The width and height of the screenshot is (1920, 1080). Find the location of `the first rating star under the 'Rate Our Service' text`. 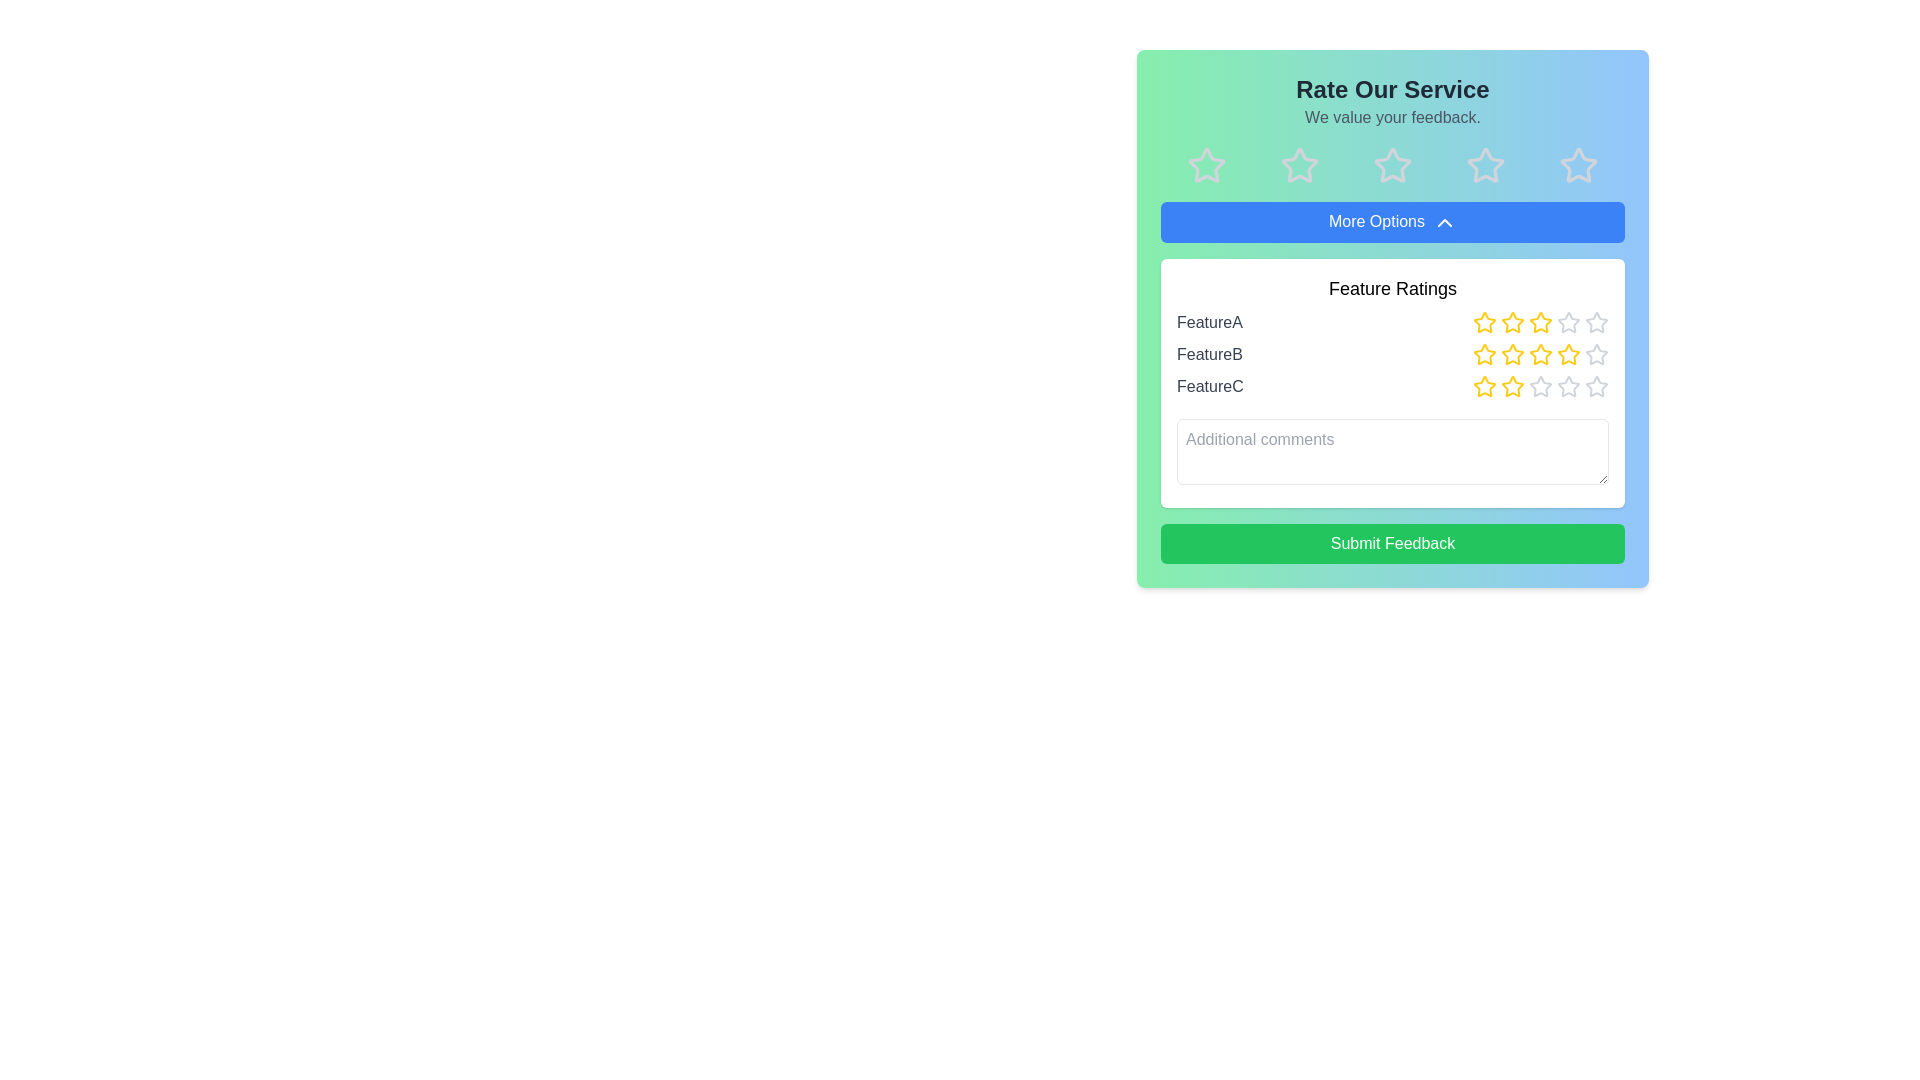

the first rating star under the 'Rate Our Service' text is located at coordinates (1206, 164).